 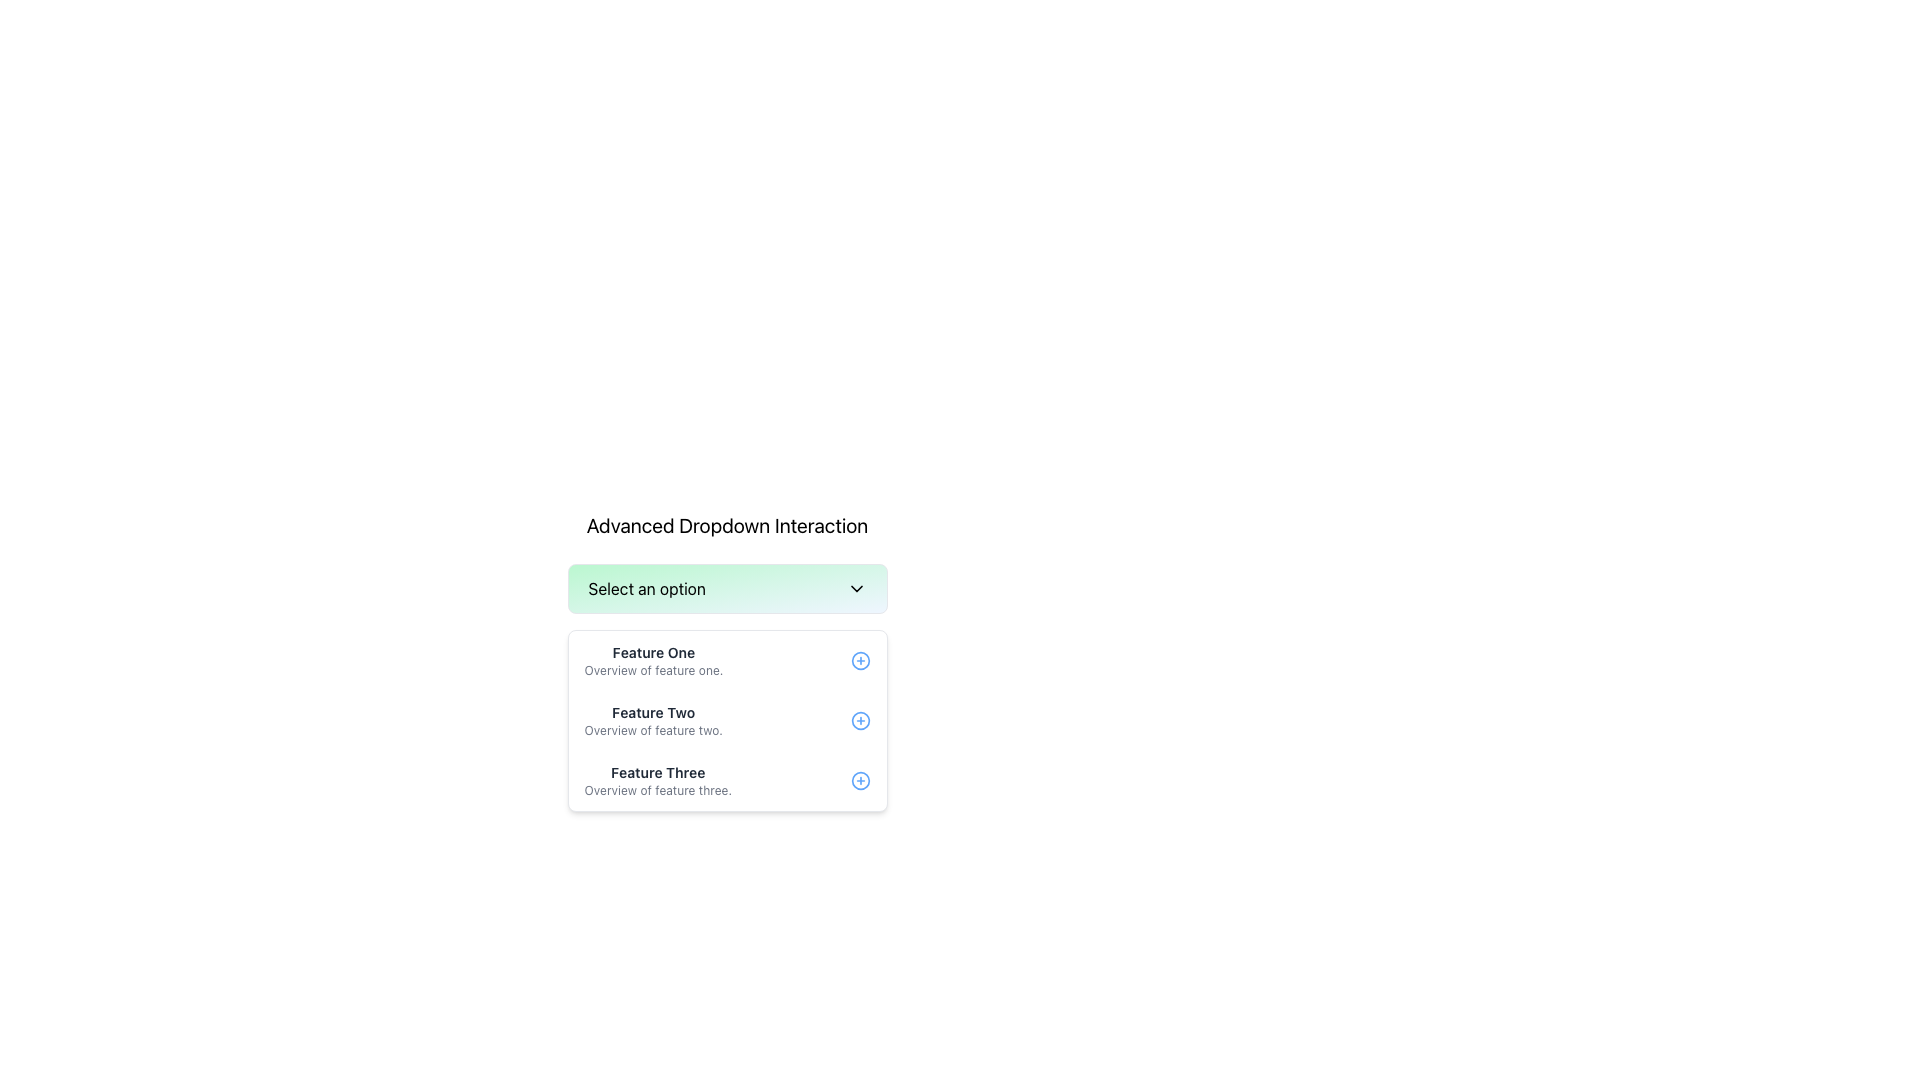 I want to click on the green gradient-styled dropdown menu labeled 'Select an option' positioned beneath 'Advanced Dropdown Interaction', so click(x=726, y=563).